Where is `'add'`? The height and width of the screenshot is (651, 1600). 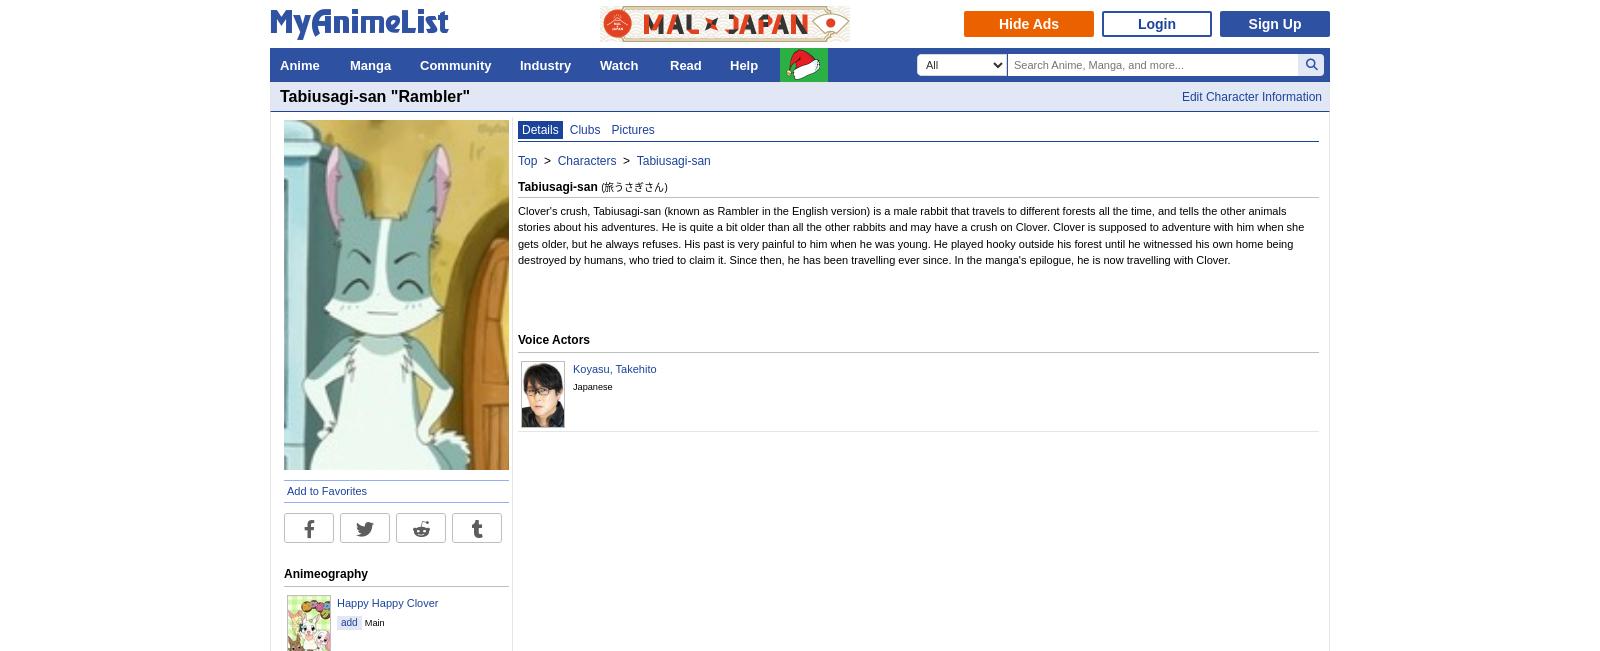
'add' is located at coordinates (348, 622).